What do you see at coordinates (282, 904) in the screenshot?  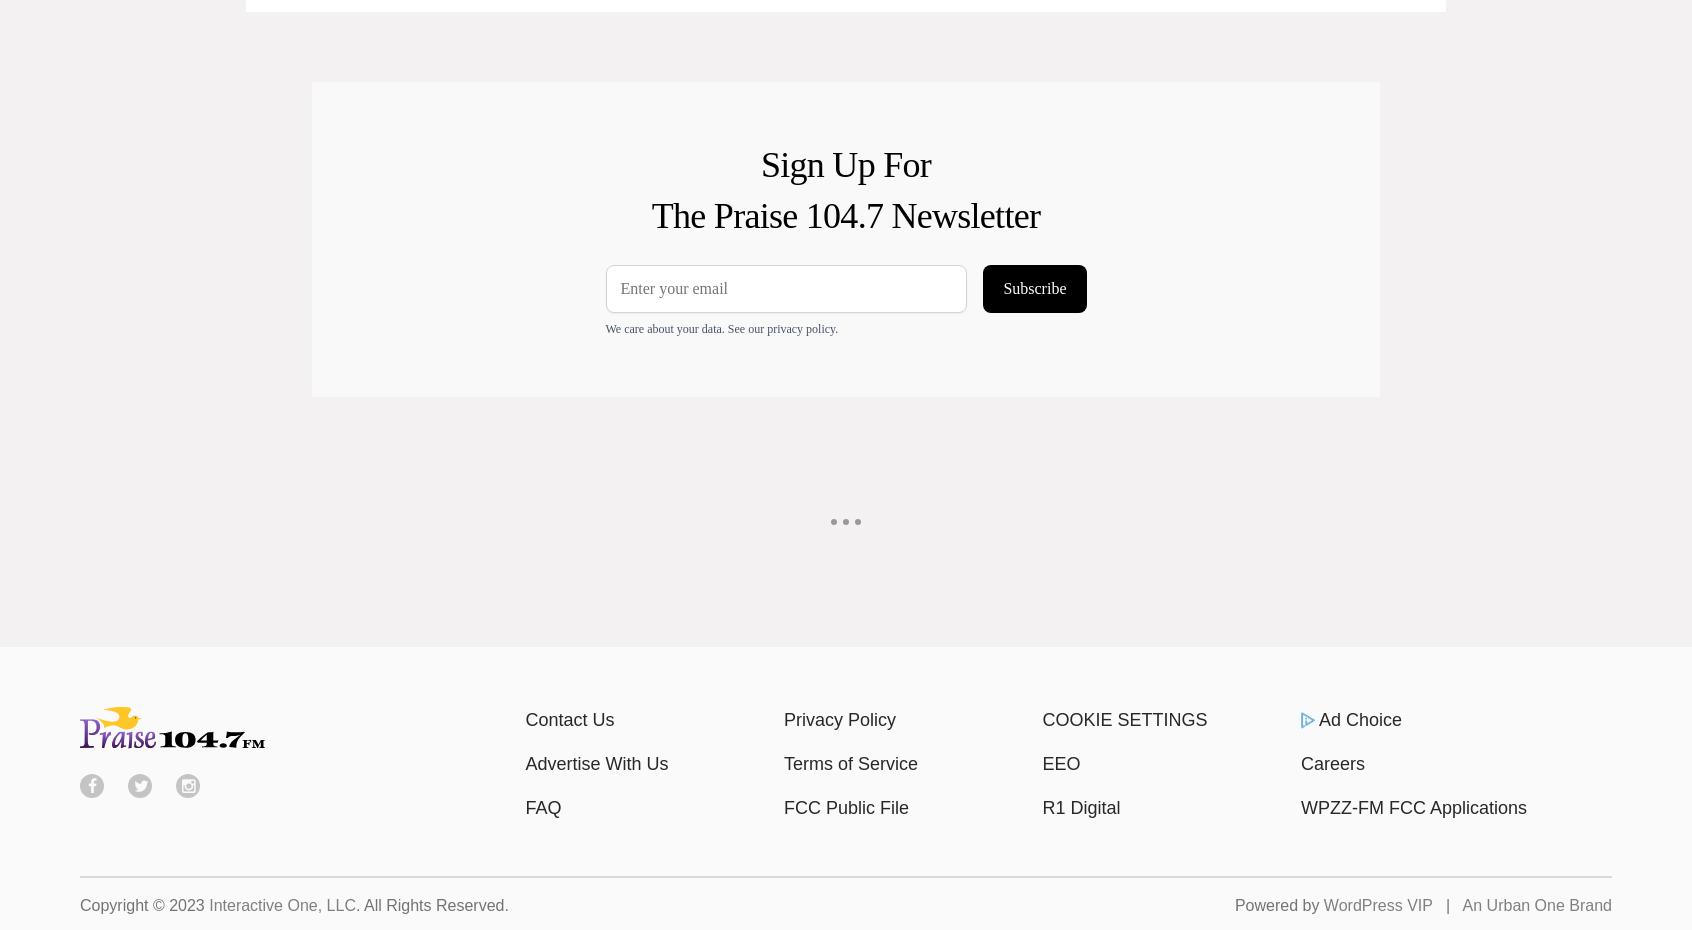 I see `'Interactive One, LLC'` at bounding box center [282, 904].